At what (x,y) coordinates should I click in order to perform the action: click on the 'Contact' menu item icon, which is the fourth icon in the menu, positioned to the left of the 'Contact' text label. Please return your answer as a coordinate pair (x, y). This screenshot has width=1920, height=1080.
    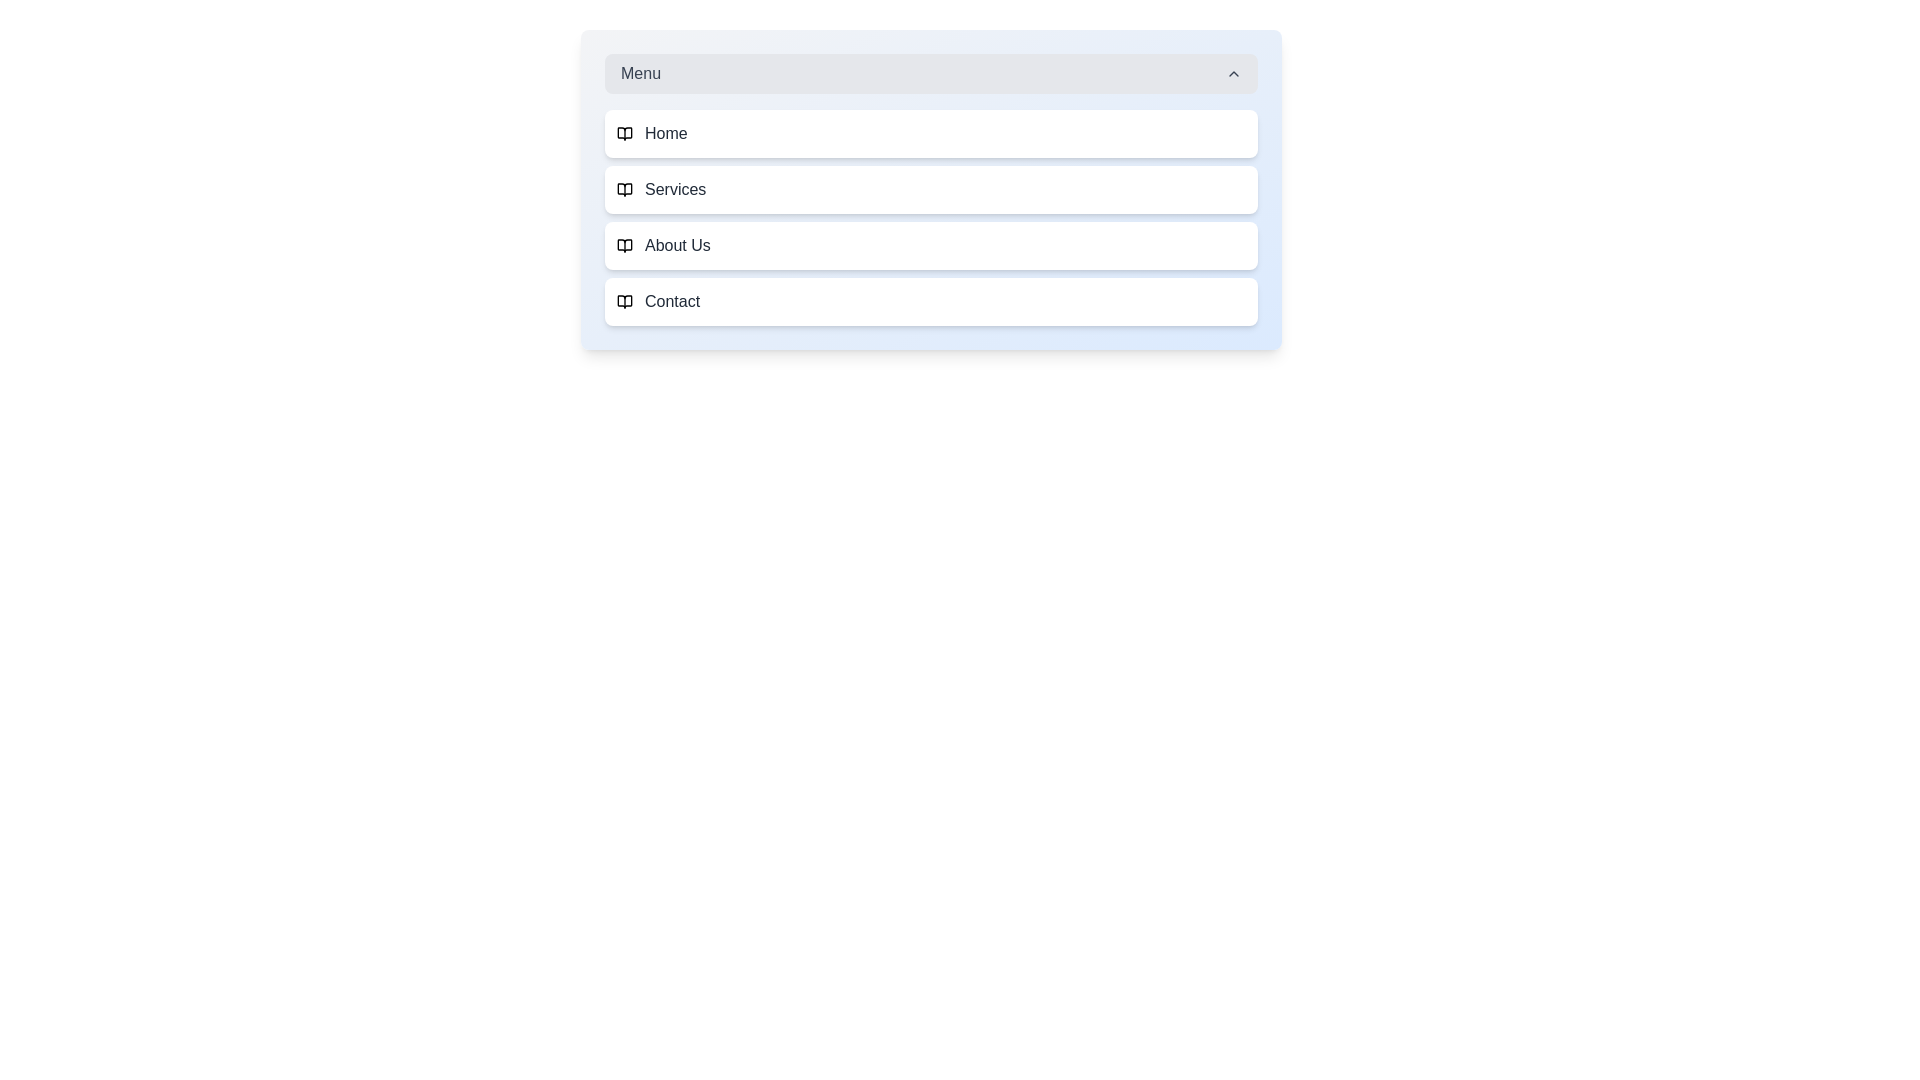
    Looking at the image, I should click on (623, 301).